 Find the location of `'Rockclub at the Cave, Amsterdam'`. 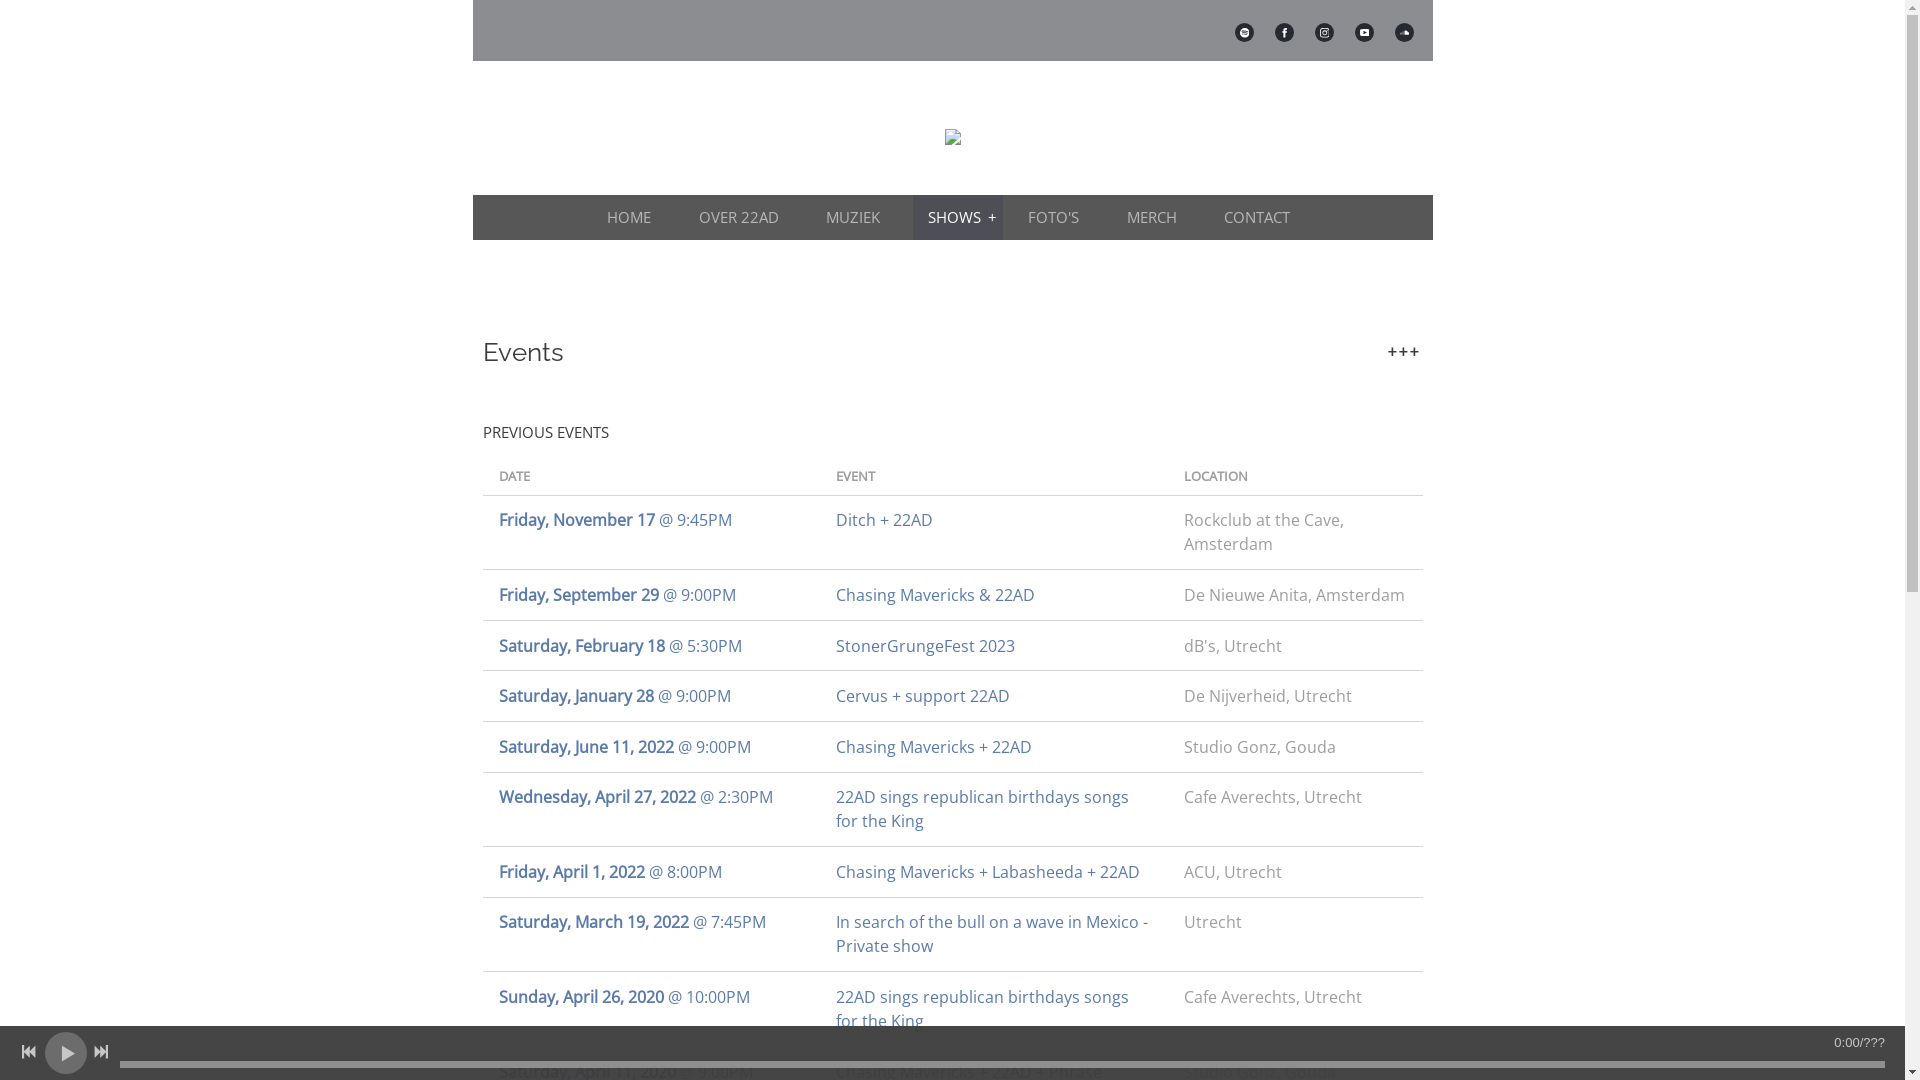

'Rockclub at the Cave, Amsterdam' is located at coordinates (1295, 531).